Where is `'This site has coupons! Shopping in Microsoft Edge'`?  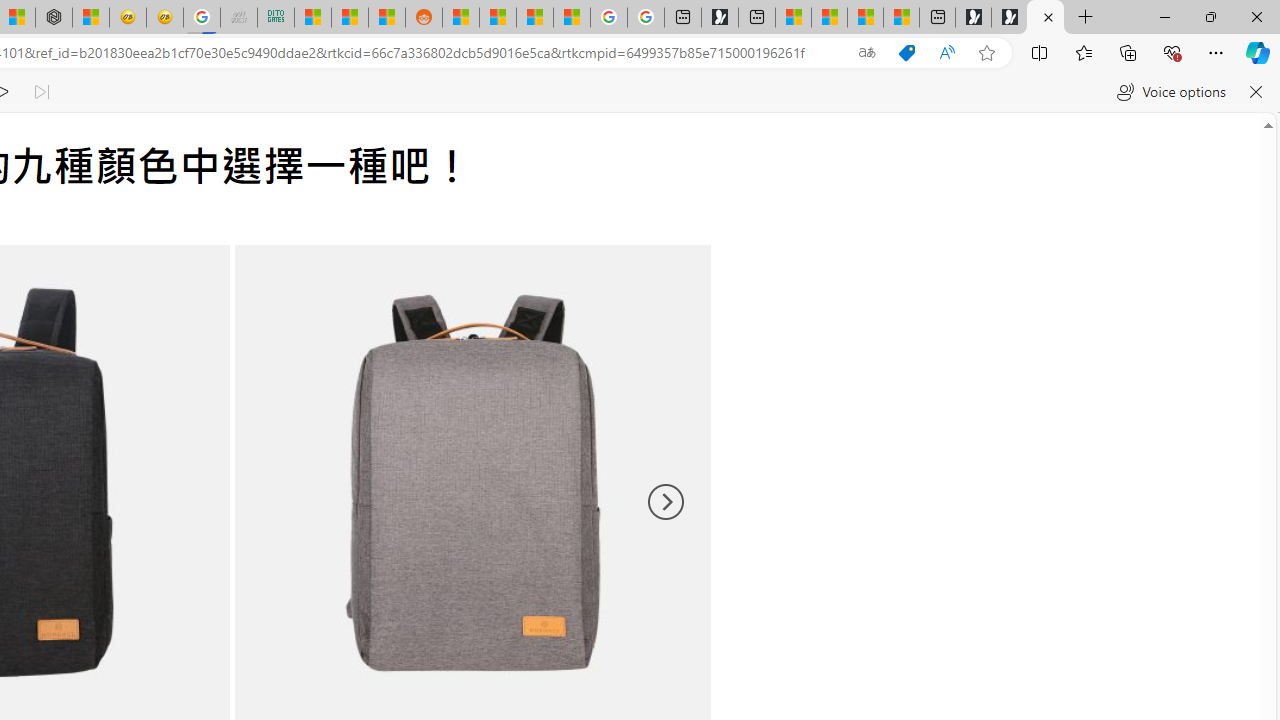
'This site has coupons! Shopping in Microsoft Edge' is located at coordinates (905, 52).